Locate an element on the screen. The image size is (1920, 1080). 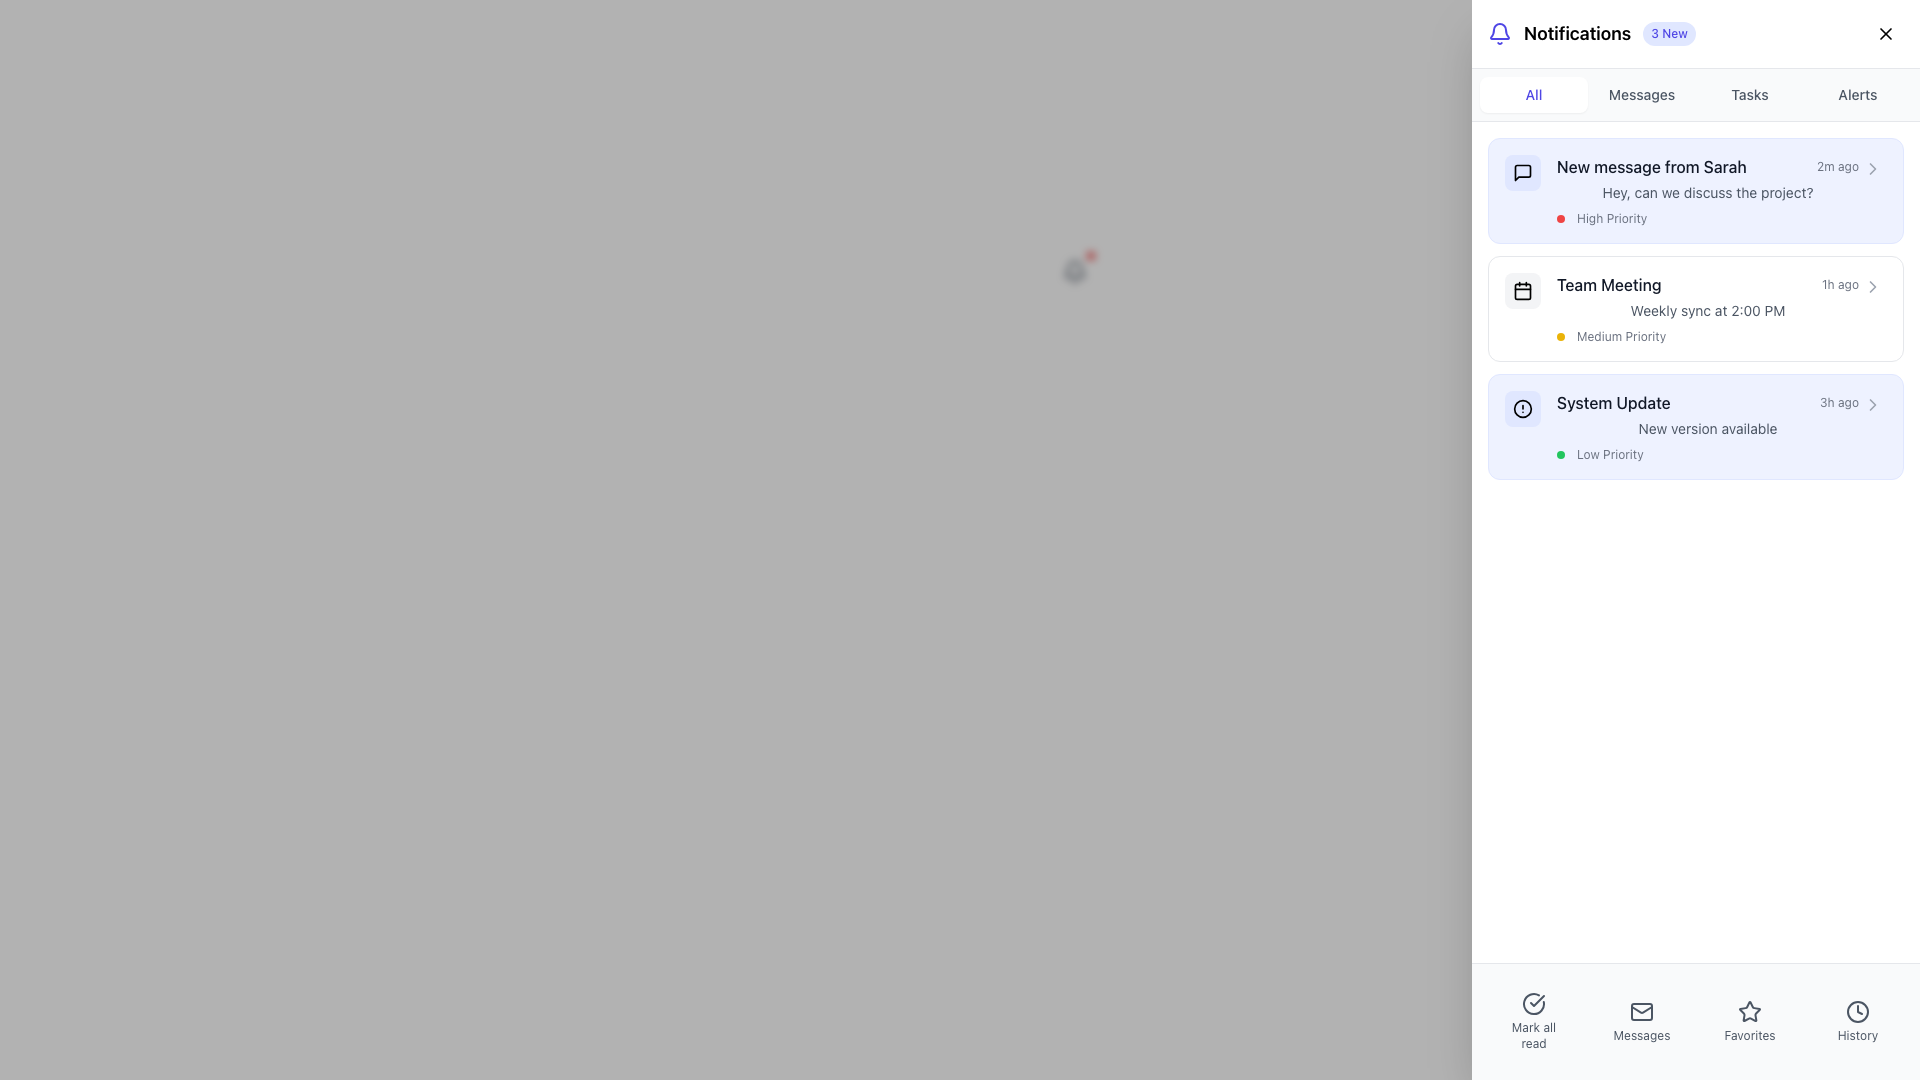
the notification panel titled 'New message from Sarah' is located at coordinates (1707, 191).